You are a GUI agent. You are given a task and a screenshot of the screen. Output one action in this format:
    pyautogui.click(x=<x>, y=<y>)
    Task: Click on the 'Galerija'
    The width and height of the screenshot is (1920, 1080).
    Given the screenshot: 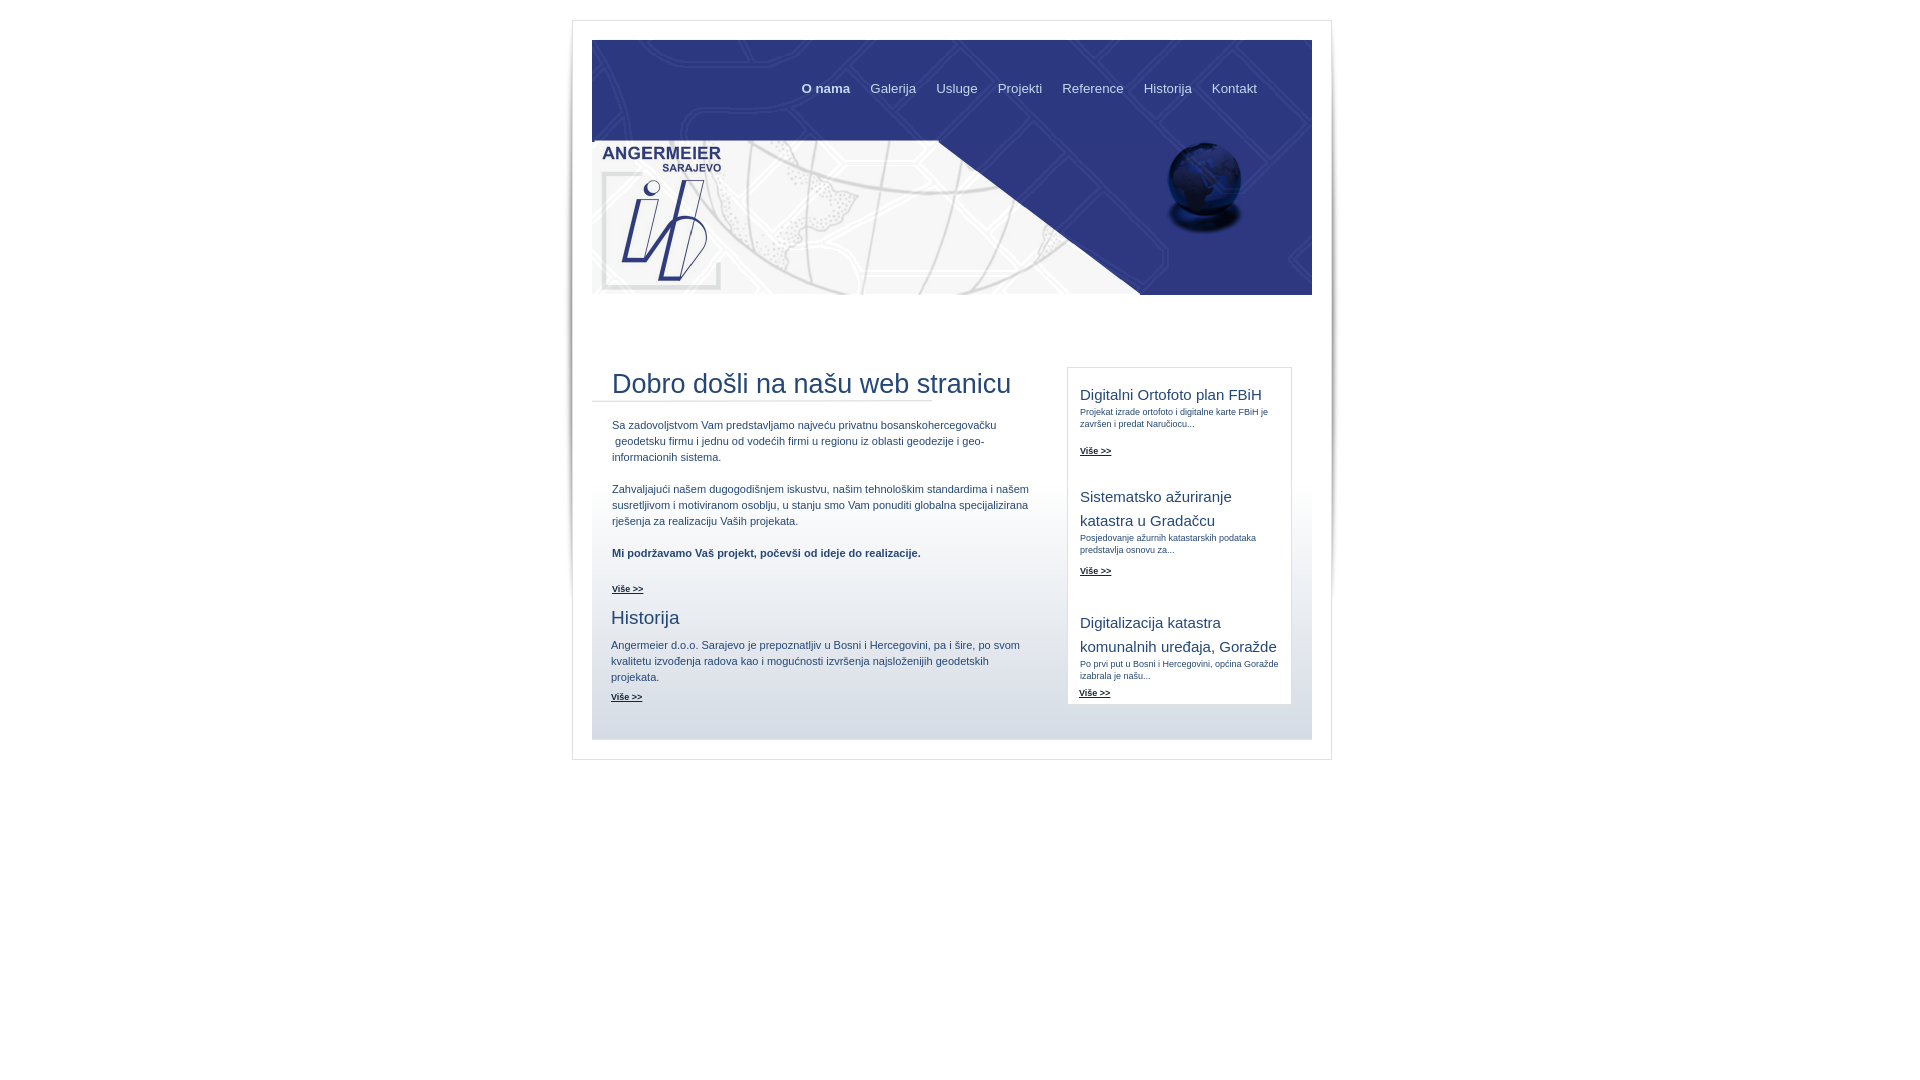 What is the action you would take?
    pyautogui.click(x=891, y=87)
    